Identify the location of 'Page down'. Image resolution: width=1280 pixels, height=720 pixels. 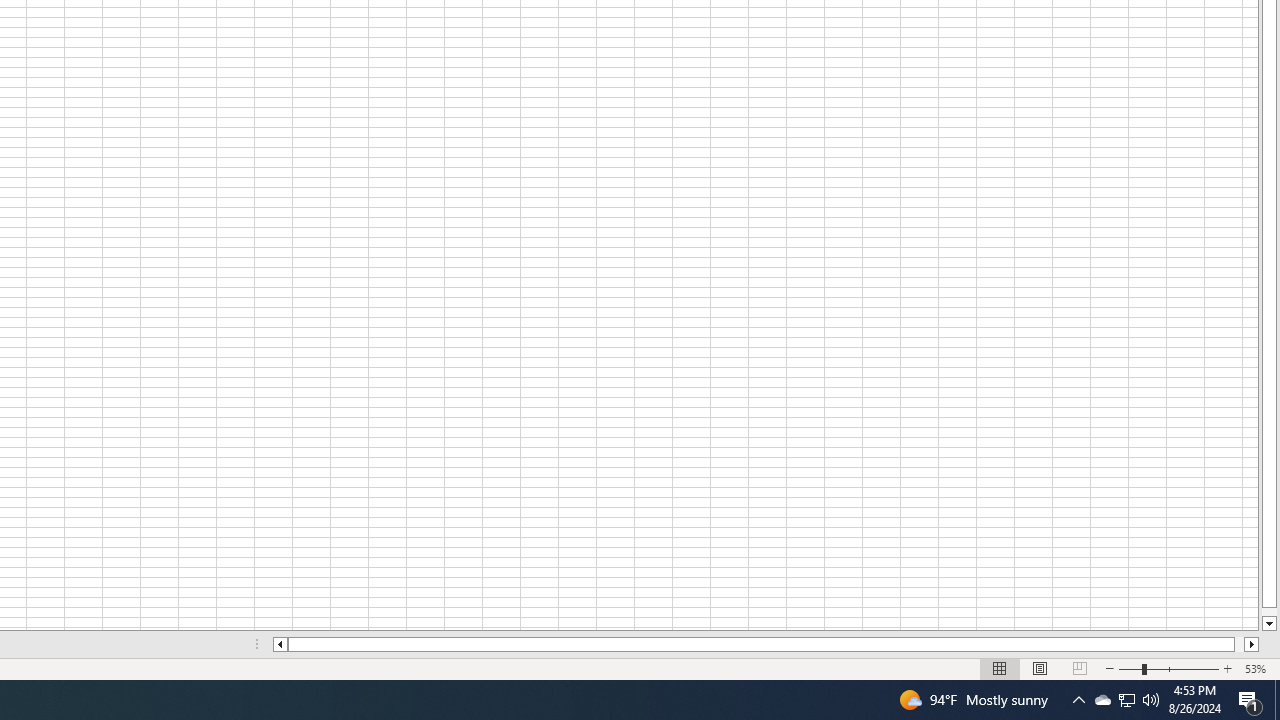
(1268, 611).